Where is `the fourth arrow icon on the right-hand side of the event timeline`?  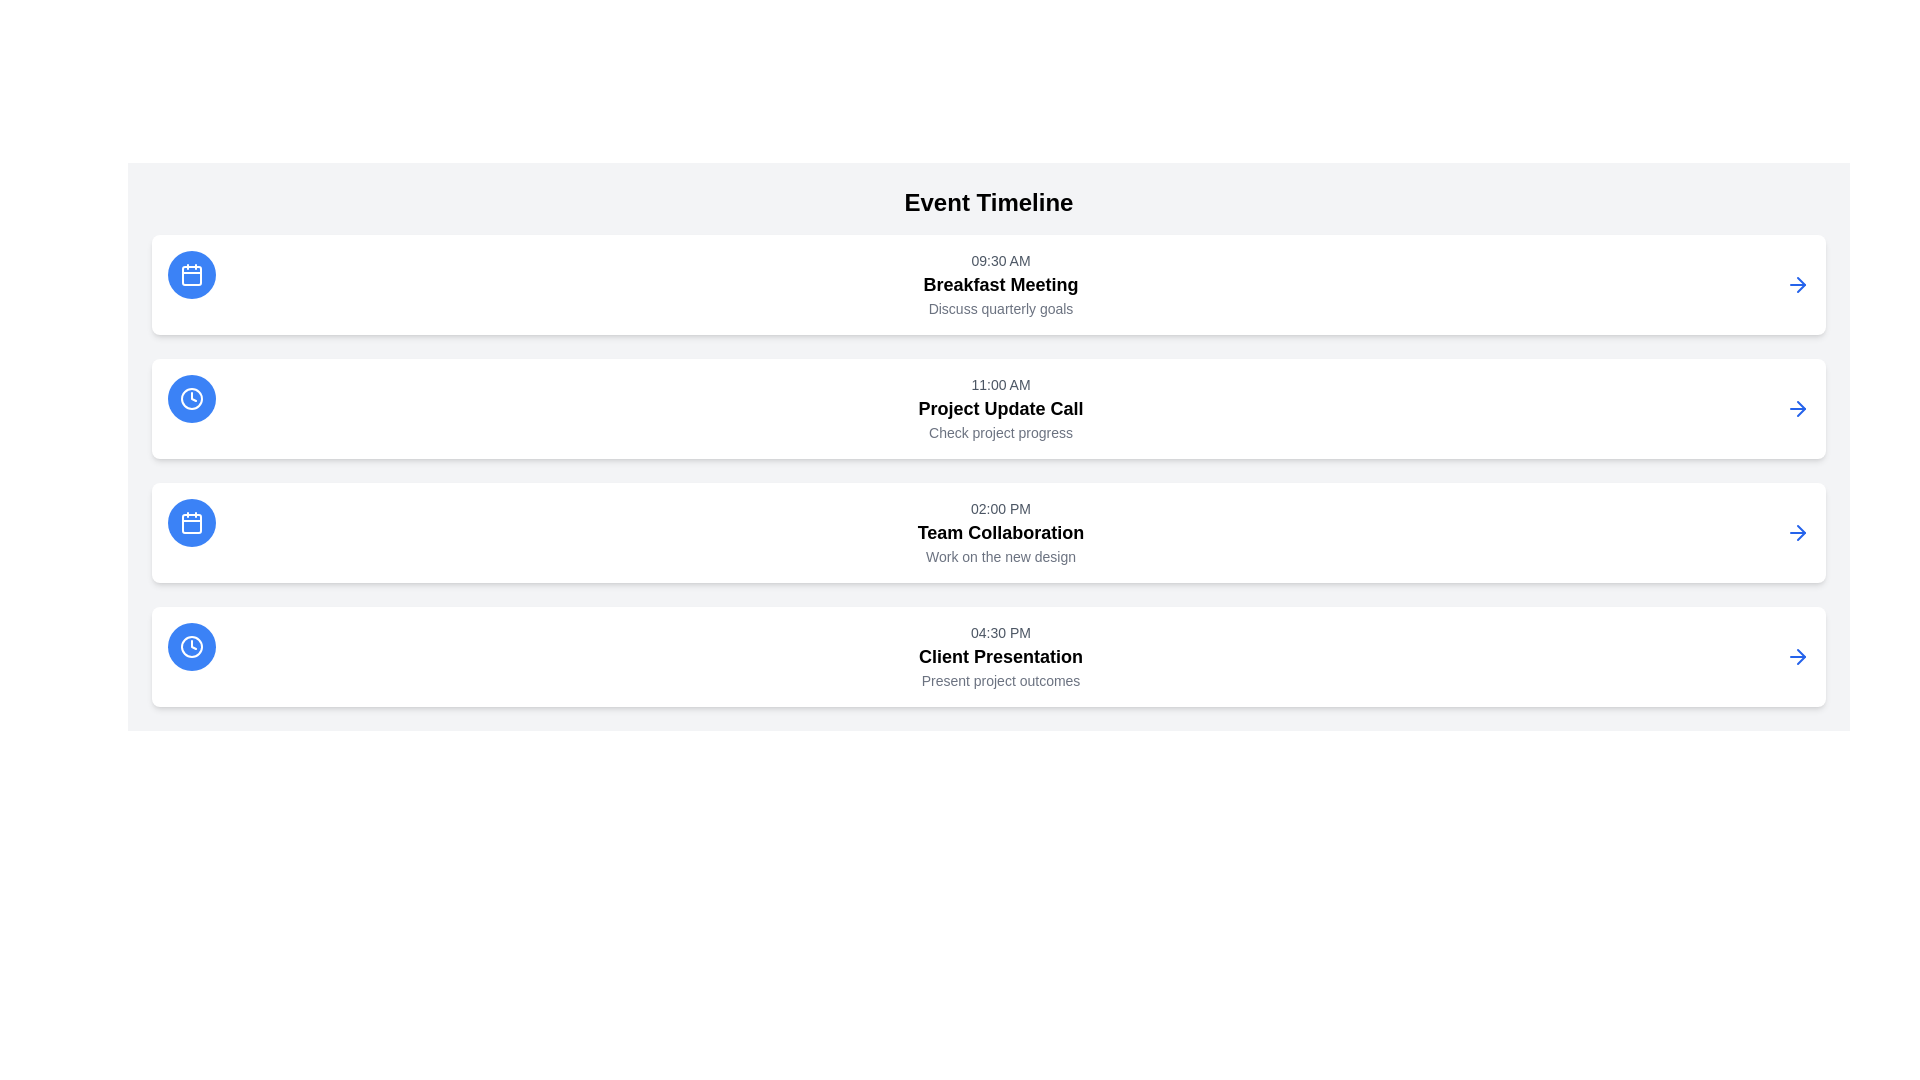
the fourth arrow icon on the right-hand side of the event timeline is located at coordinates (1798, 407).